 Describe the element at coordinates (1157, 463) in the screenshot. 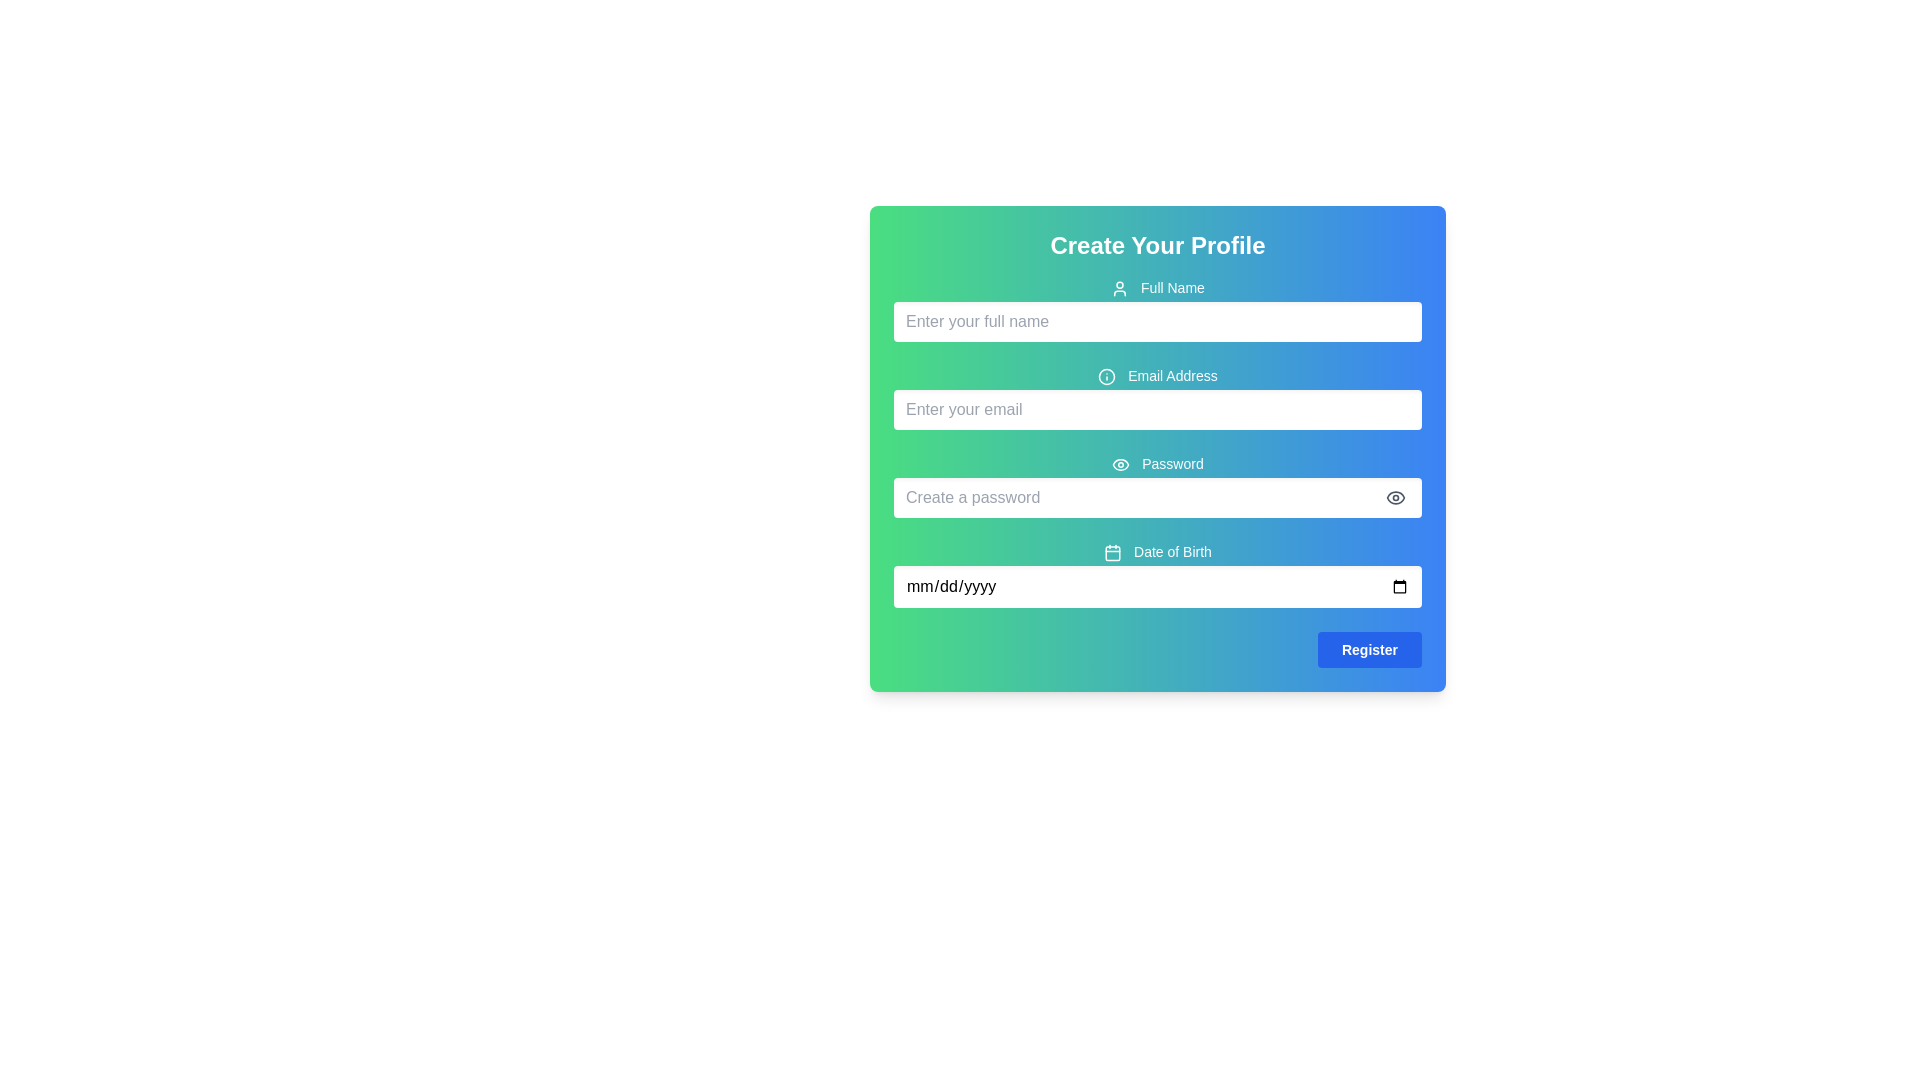

I see `the password input label, which is positioned in the third row of the form, directly above the password input field, guiding users to enter their password` at that location.